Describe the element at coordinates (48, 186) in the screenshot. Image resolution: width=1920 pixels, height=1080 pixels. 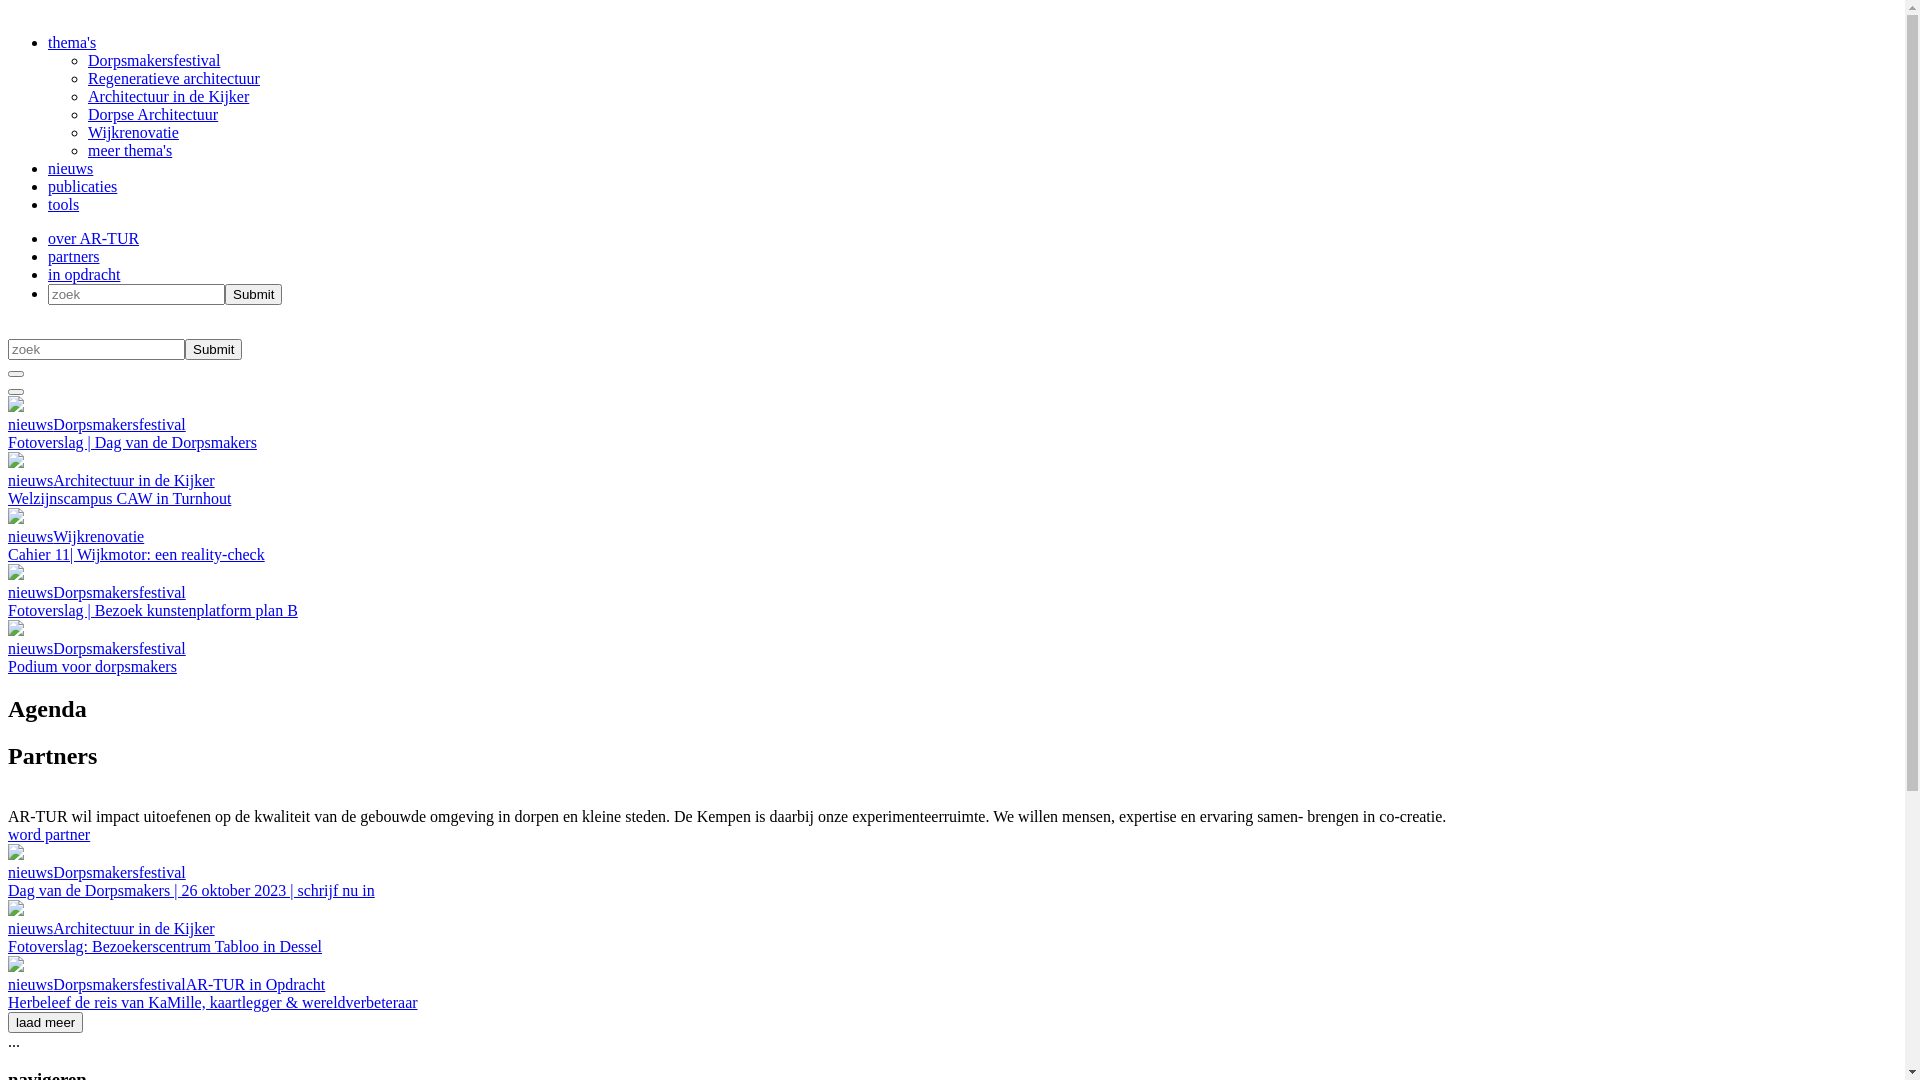
I see `'publicaties'` at that location.